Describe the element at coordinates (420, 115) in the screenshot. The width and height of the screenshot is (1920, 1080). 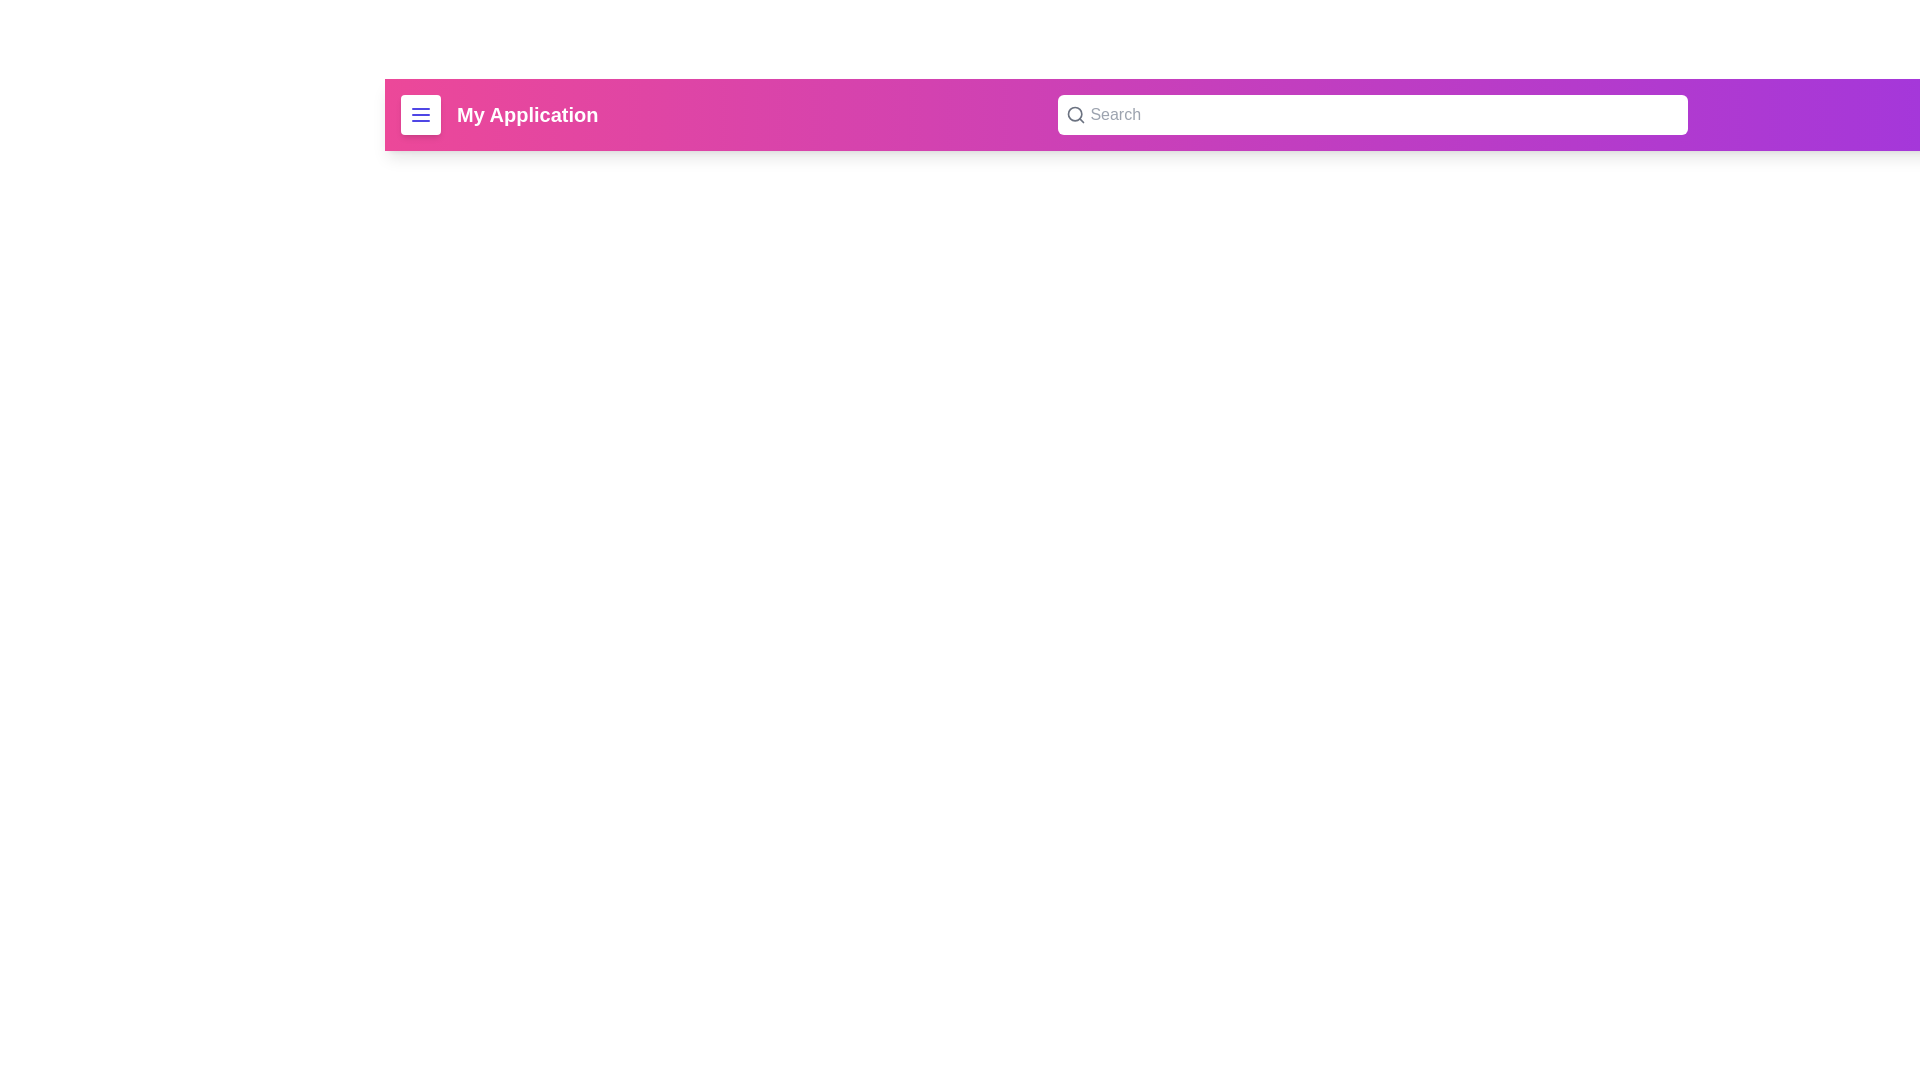
I see `menu button to open the navigation options` at that location.